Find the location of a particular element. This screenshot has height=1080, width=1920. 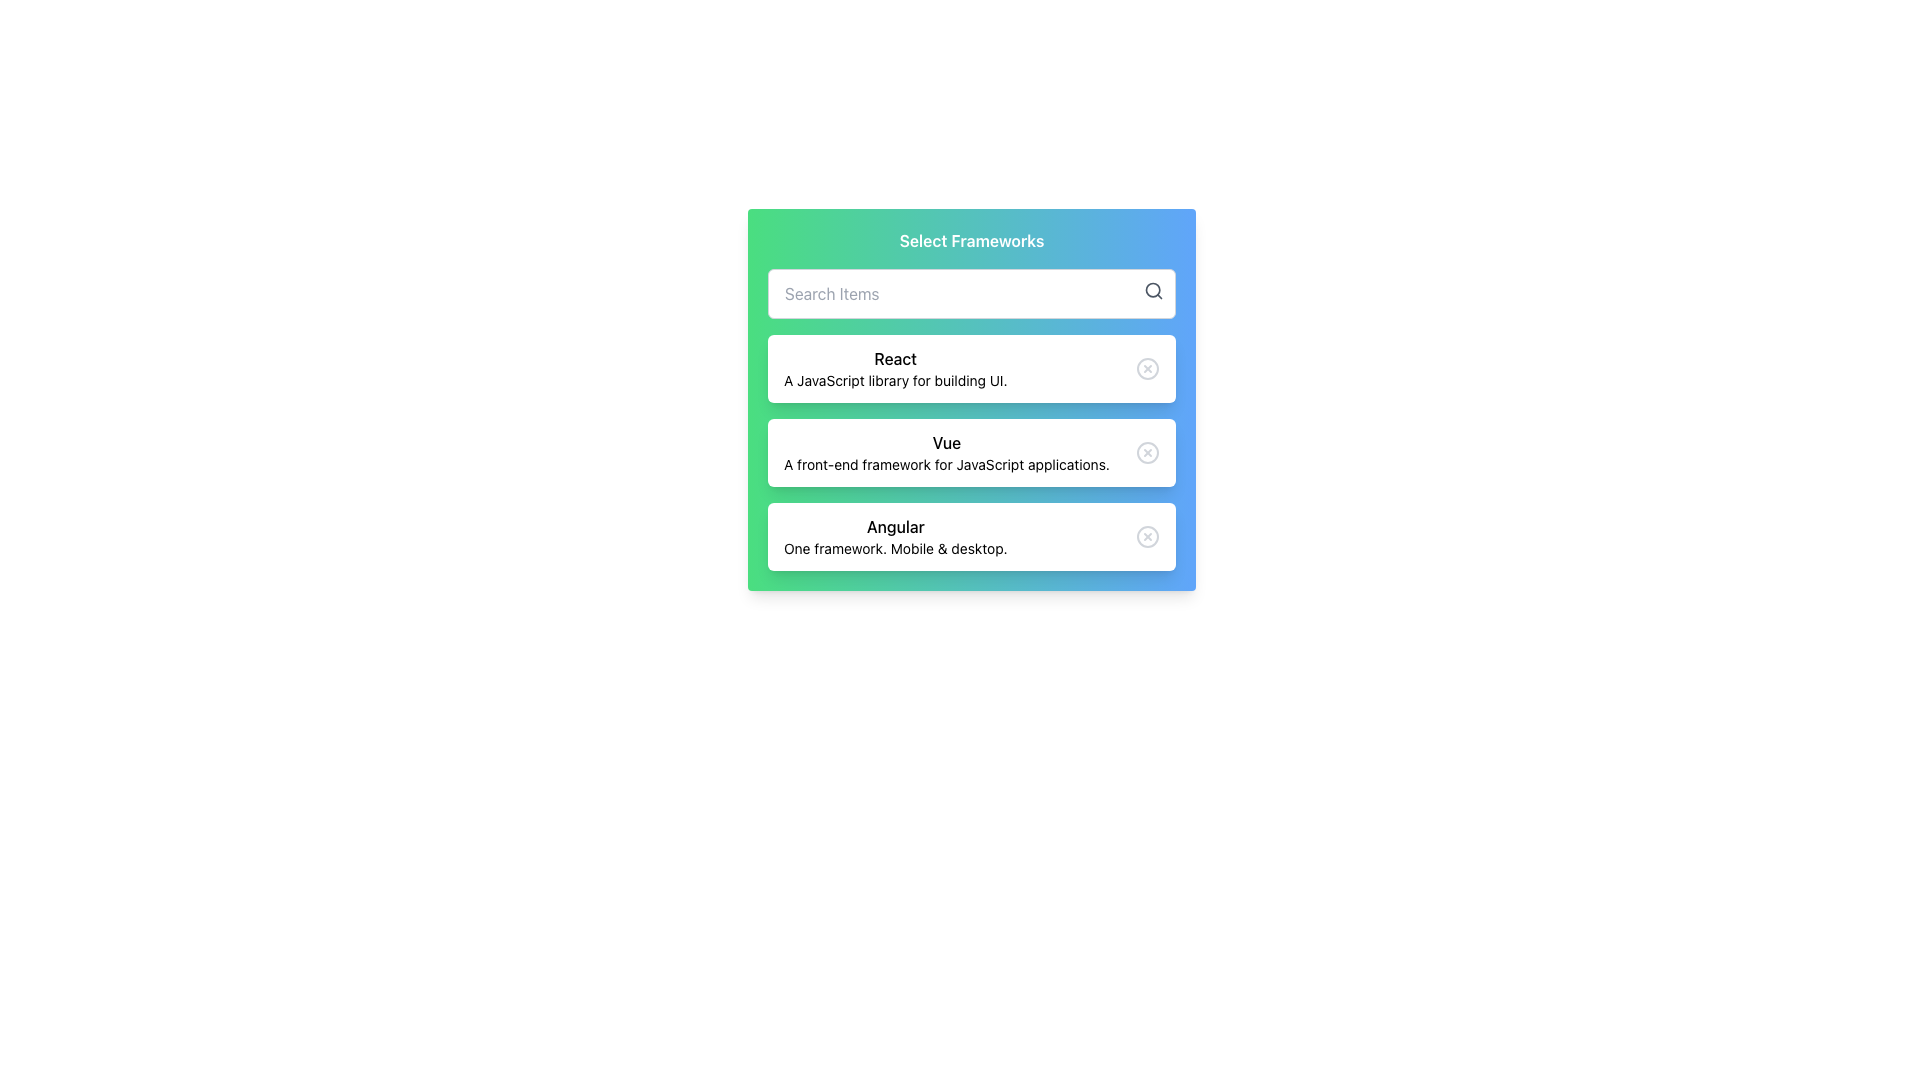

the text label identifying the framework 'Vue' in the middle section of the vertically organized list of framework options is located at coordinates (945, 442).